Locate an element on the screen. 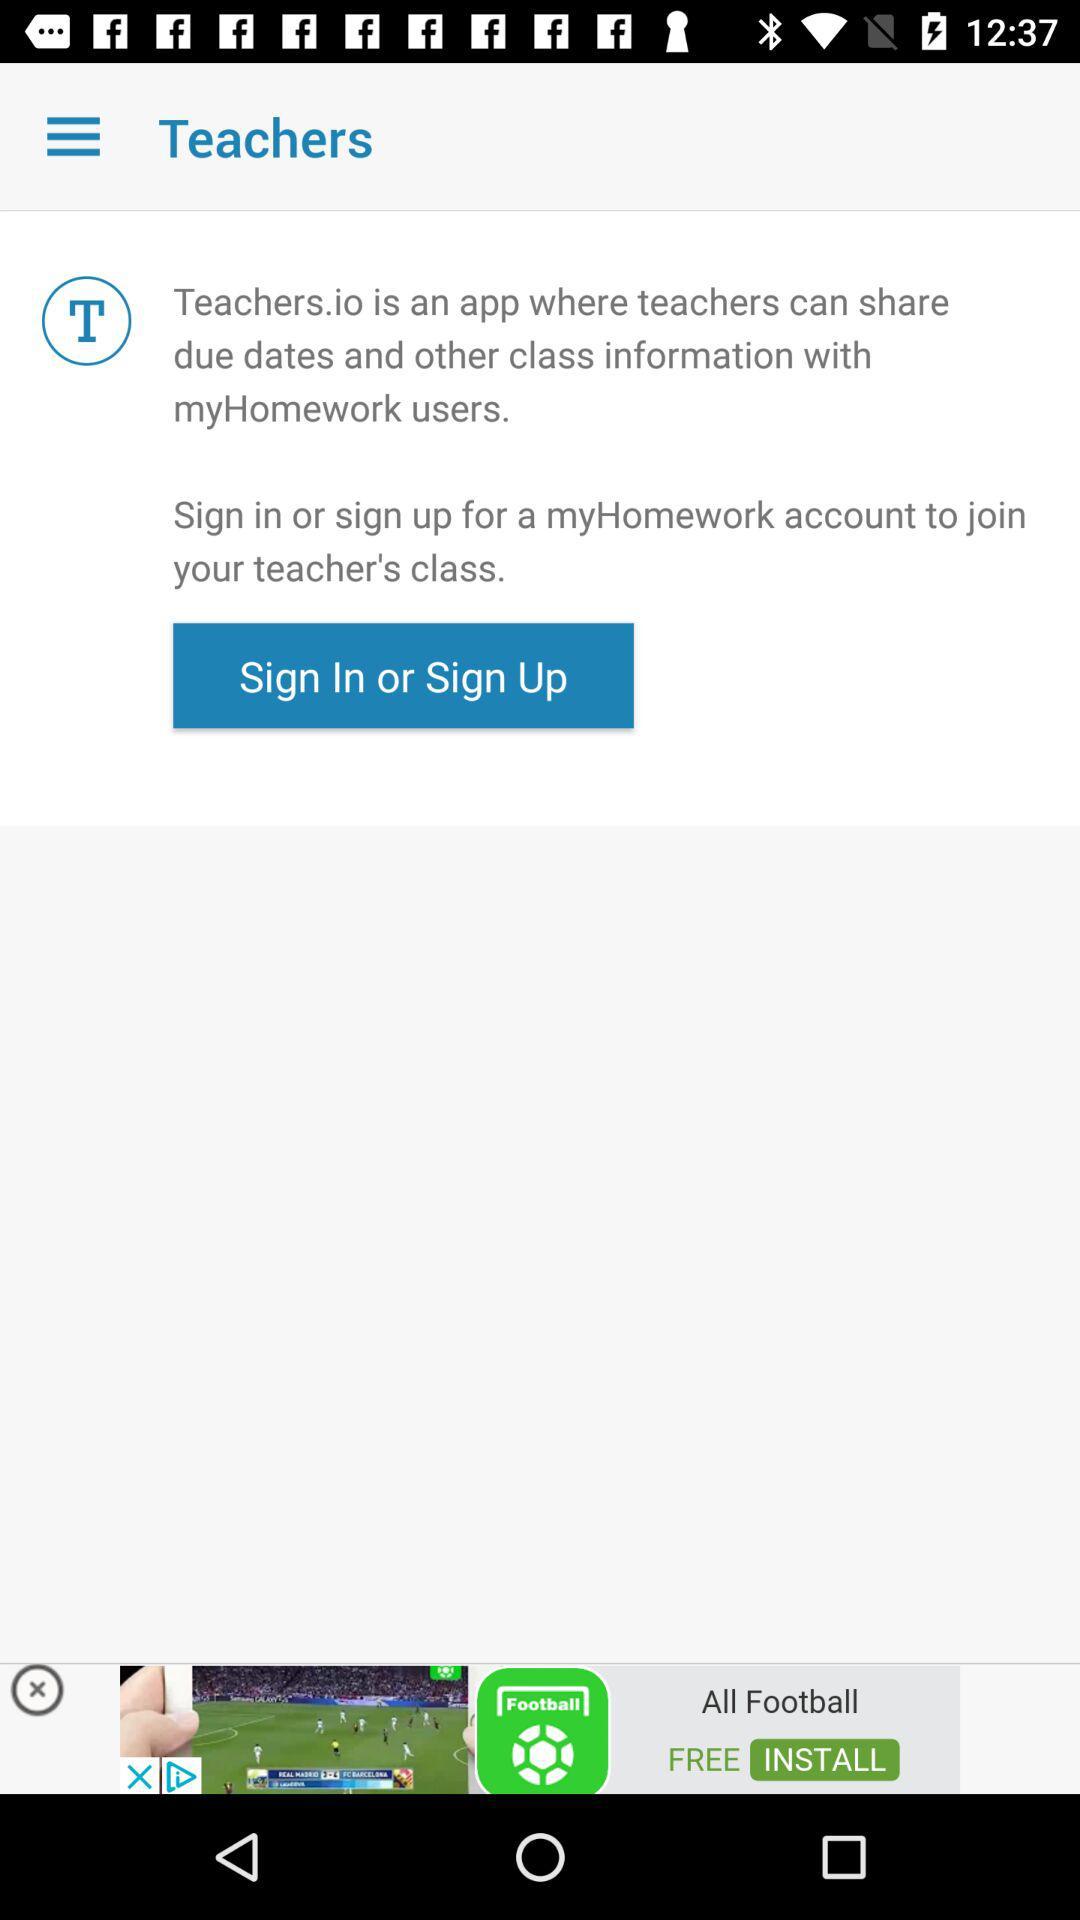 The width and height of the screenshot is (1080, 1920). open advertisement is located at coordinates (540, 1727).